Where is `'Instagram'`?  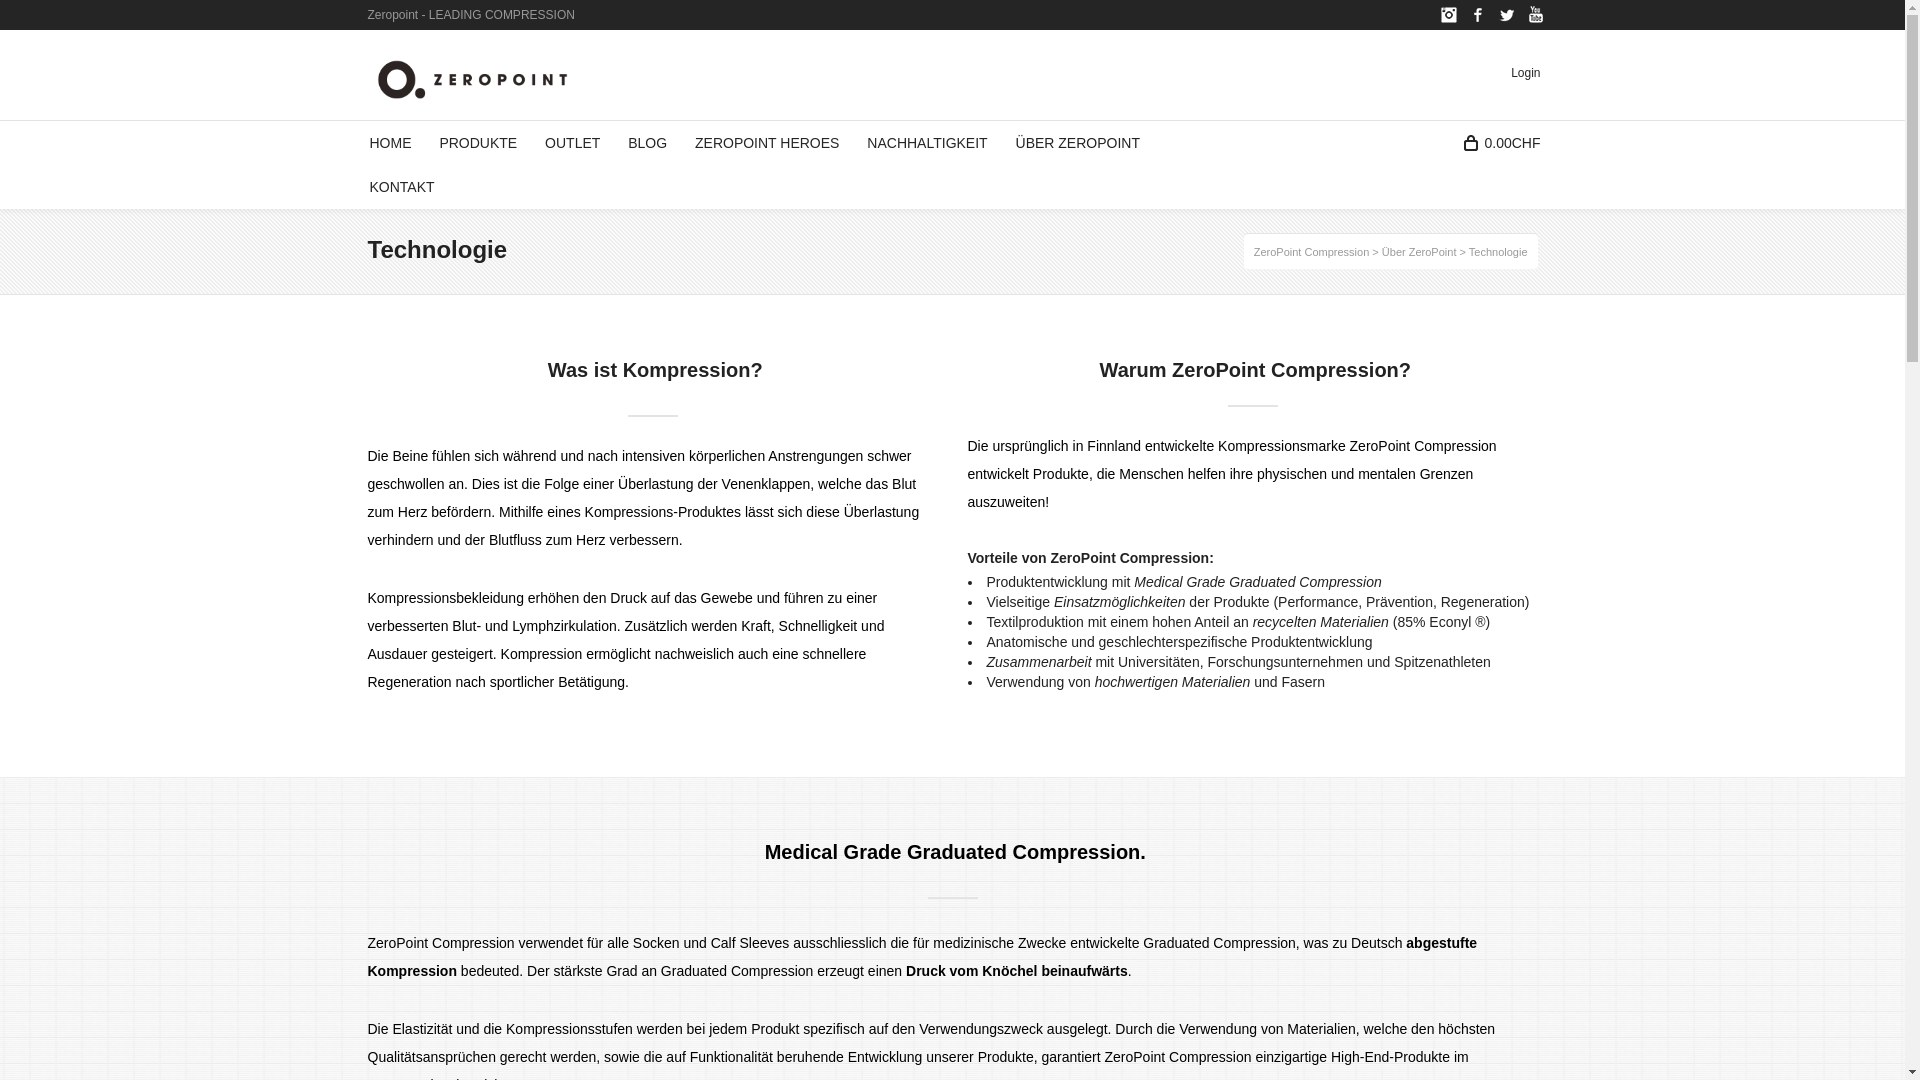
'Instagram' is located at coordinates (1434, 15).